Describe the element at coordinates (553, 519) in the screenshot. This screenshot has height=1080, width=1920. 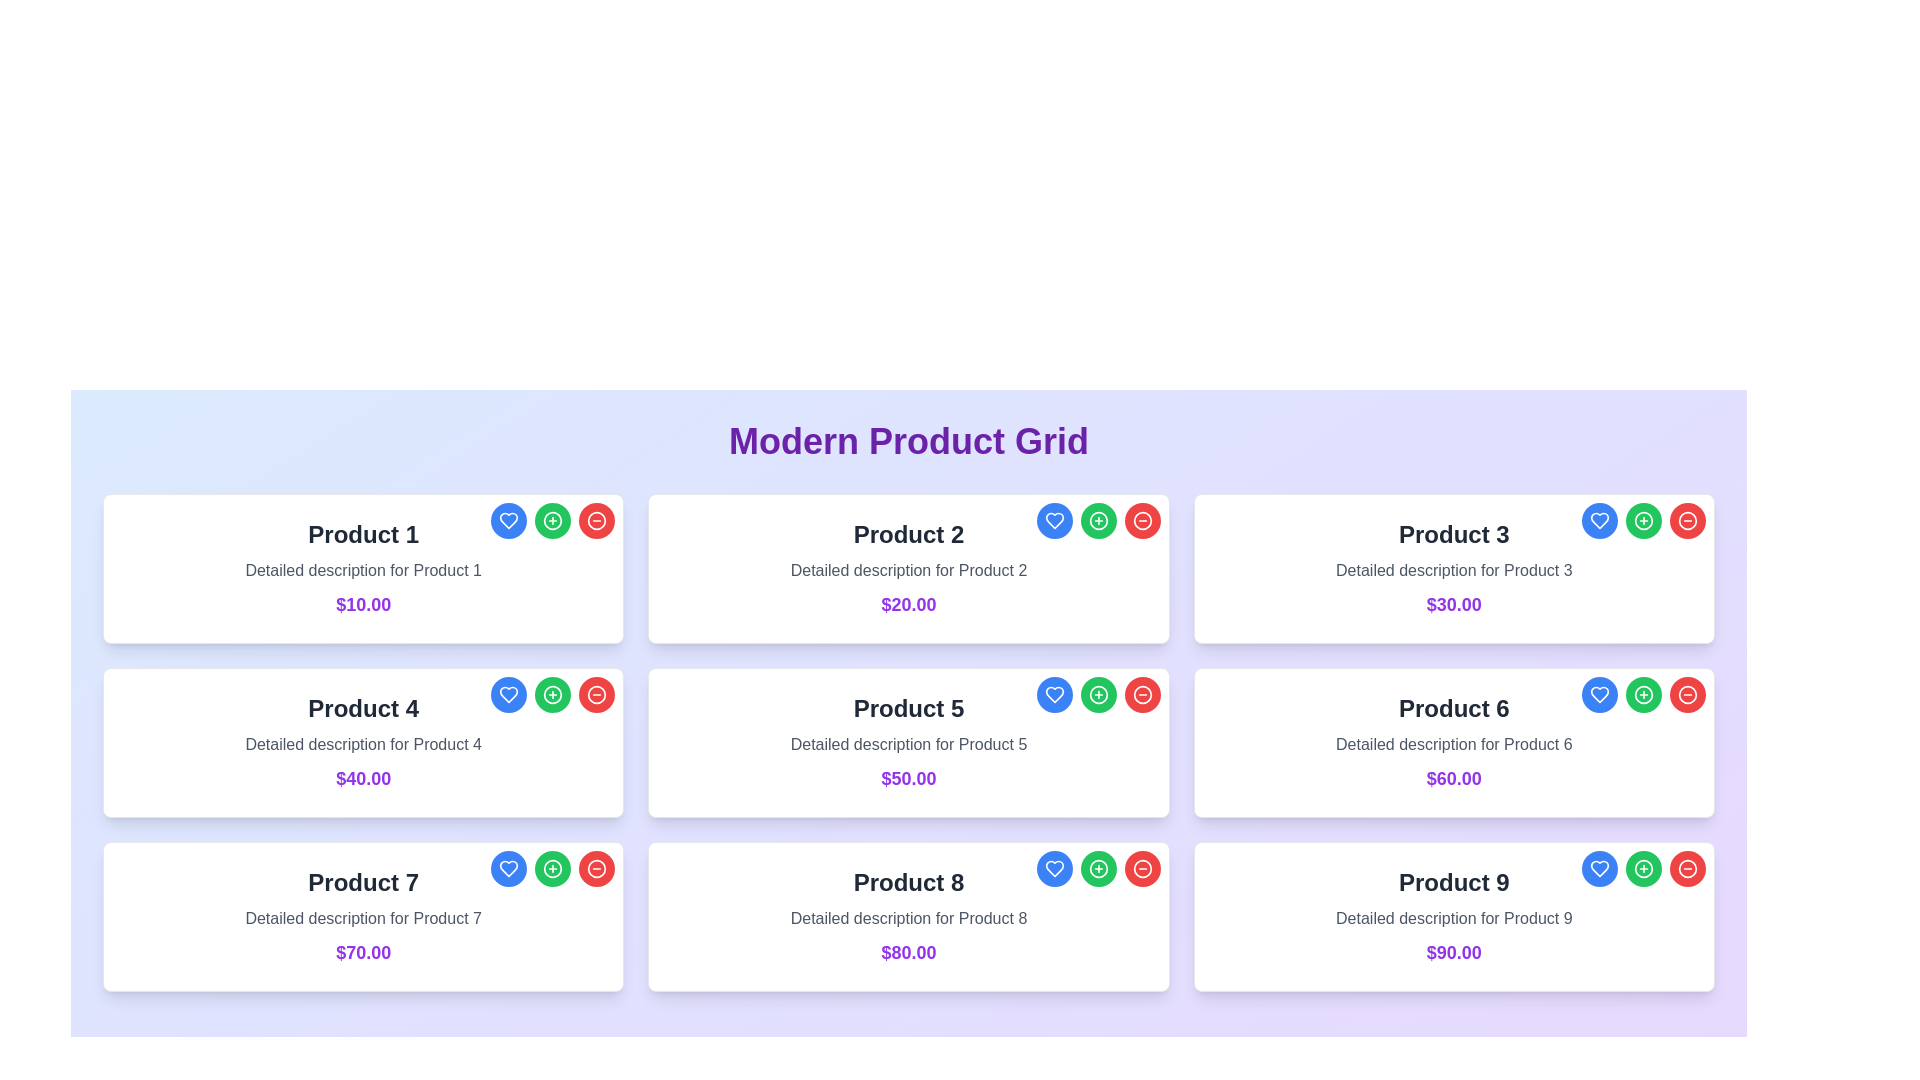
I see `the green circular icon with a plus sign located in the top-left tile titled 'Product 1' in the product grid` at that location.